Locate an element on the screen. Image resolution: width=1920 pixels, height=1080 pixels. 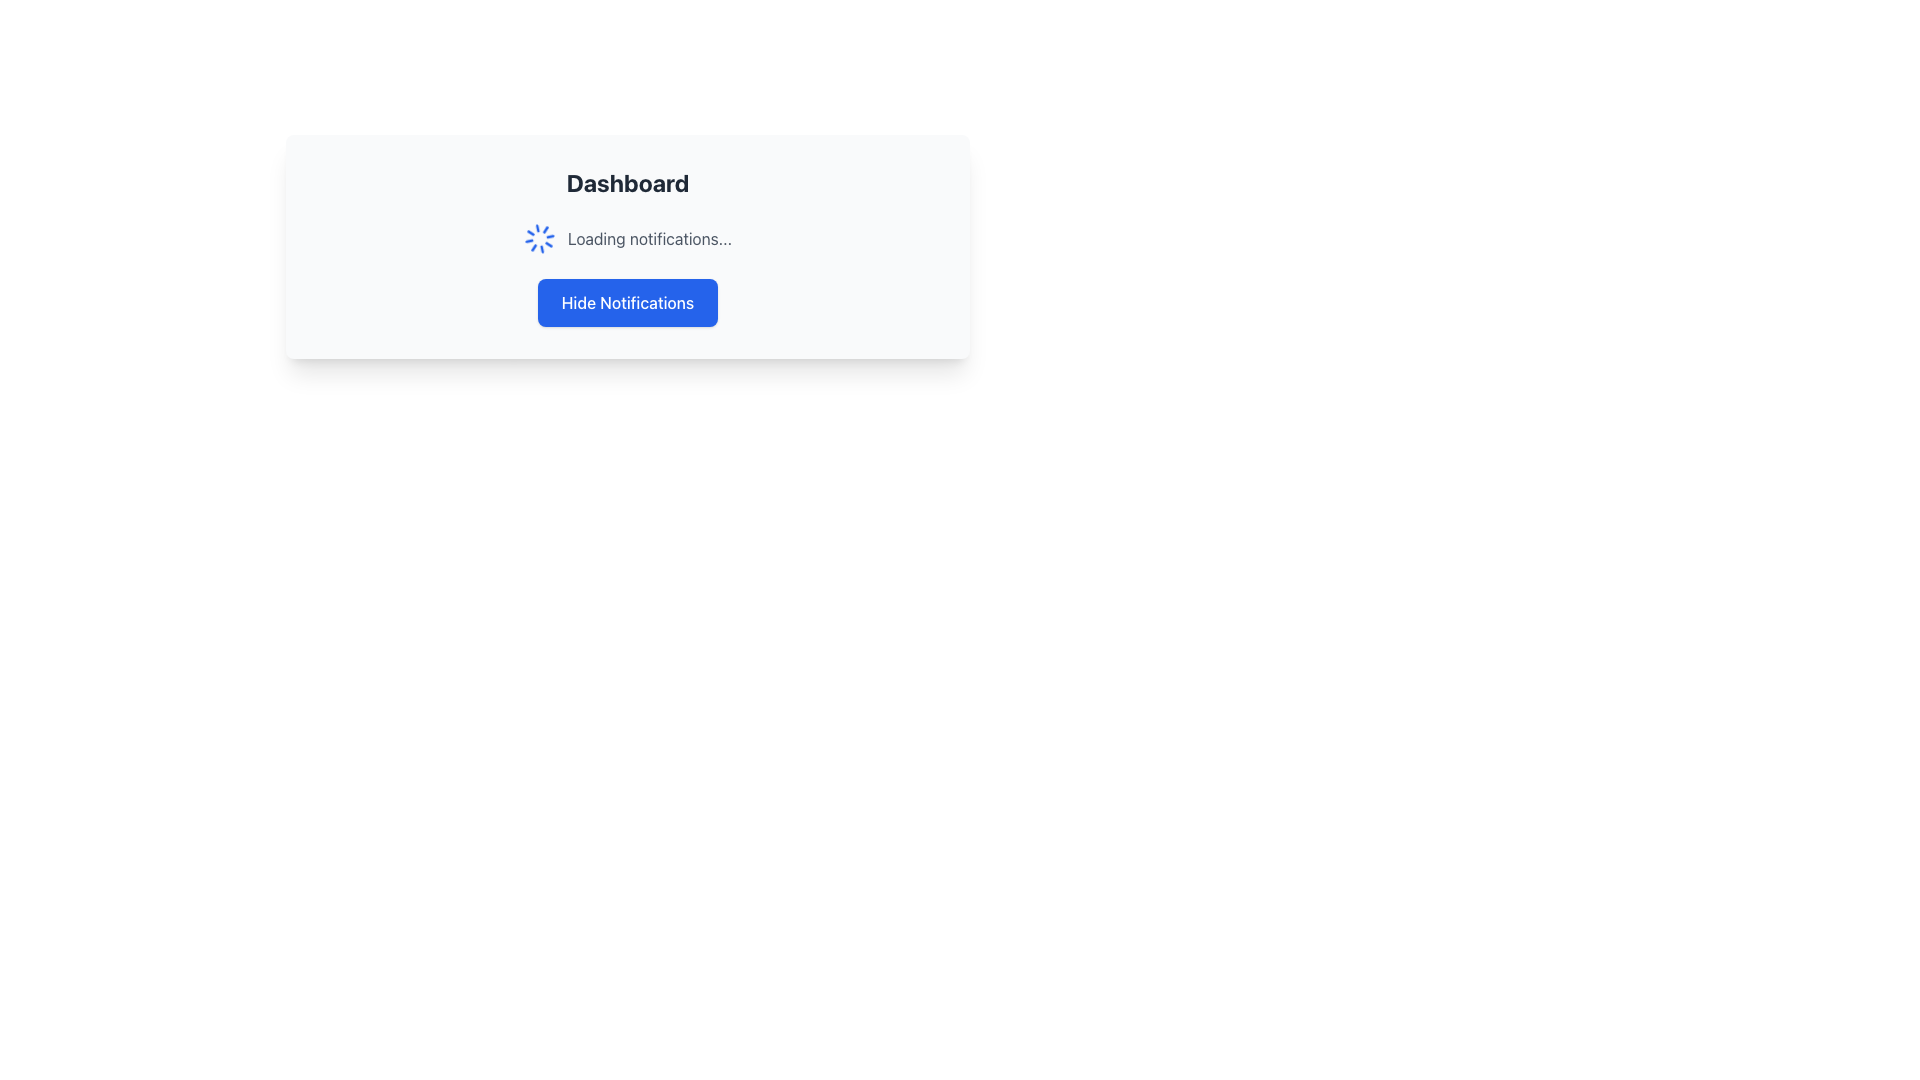
the Loader icon that visually indicates a loading or processing state, located to the left of the text 'Loading notifications...' is located at coordinates (539, 238).